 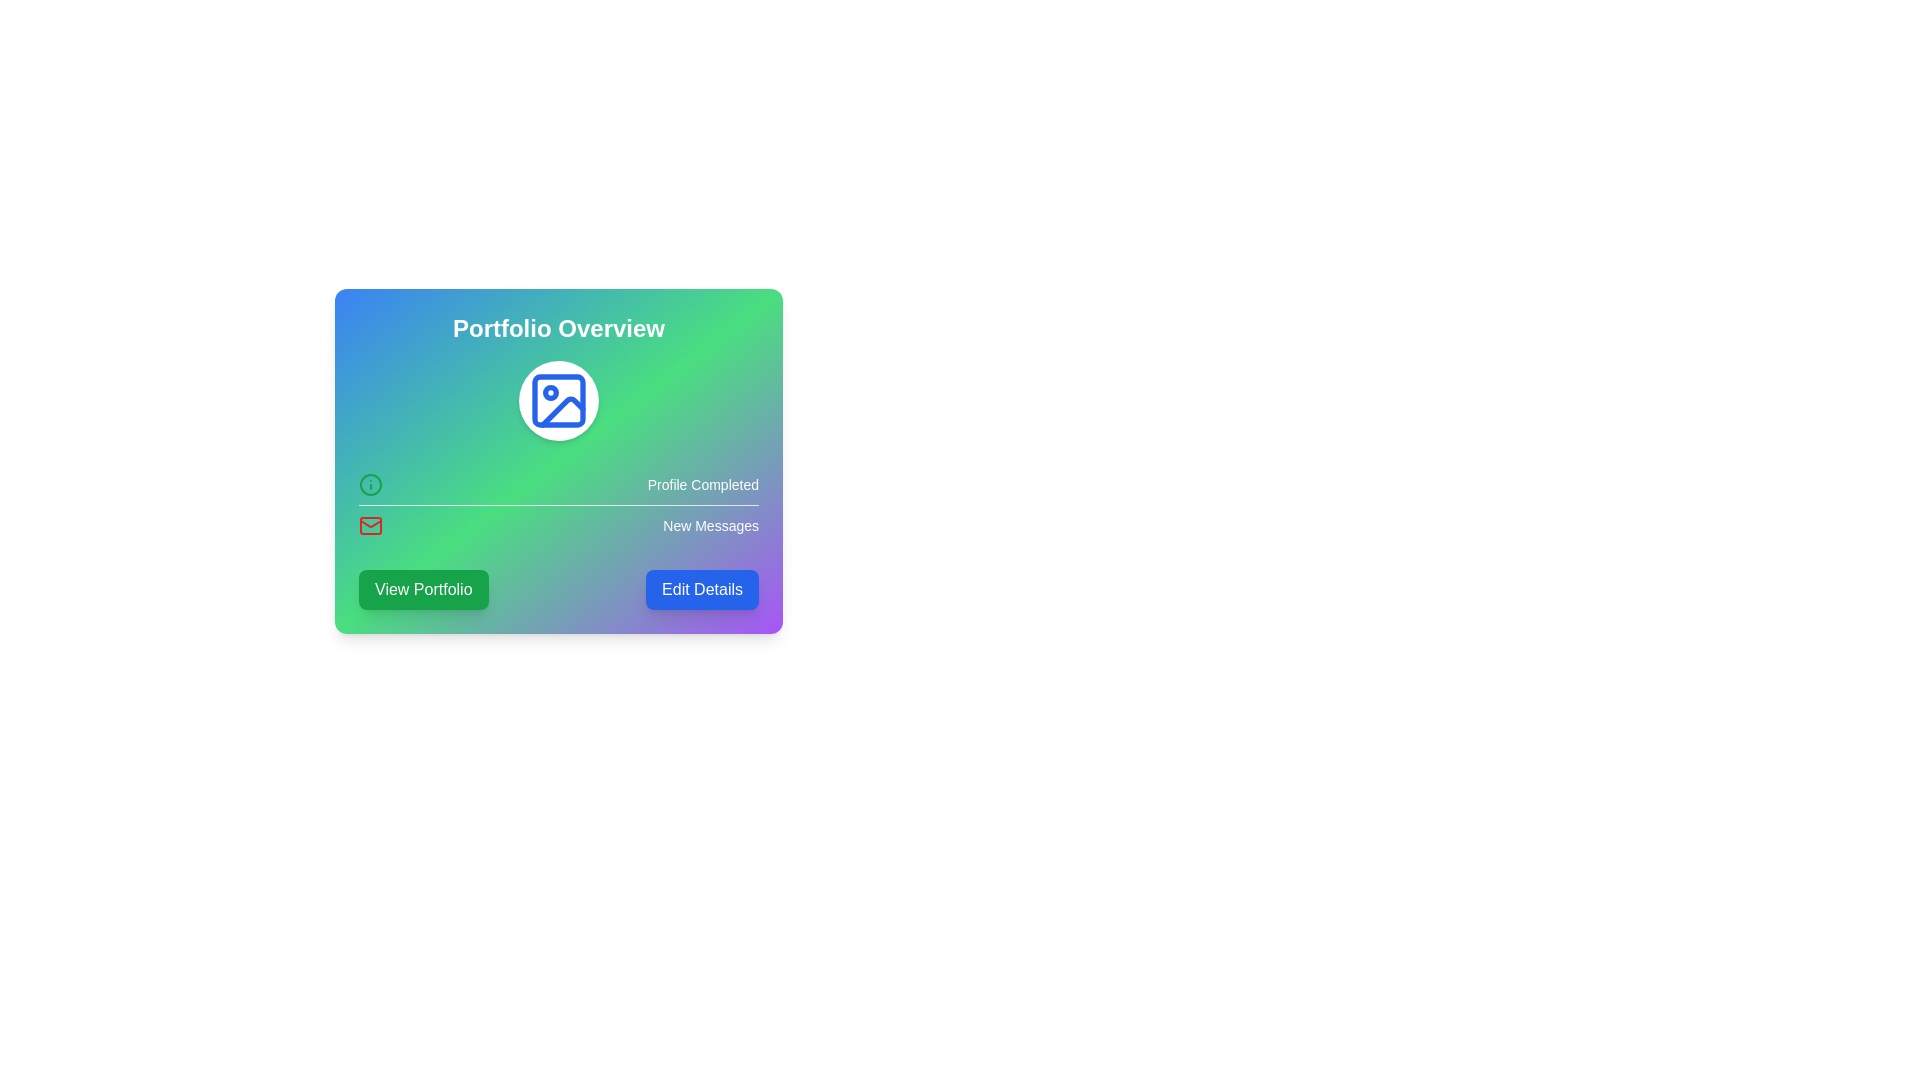 What do you see at coordinates (370, 485) in the screenshot?
I see `the circular icon with a green stroke that indicates positive status, located to the far-left of the 'Profile Completed' text label` at bounding box center [370, 485].